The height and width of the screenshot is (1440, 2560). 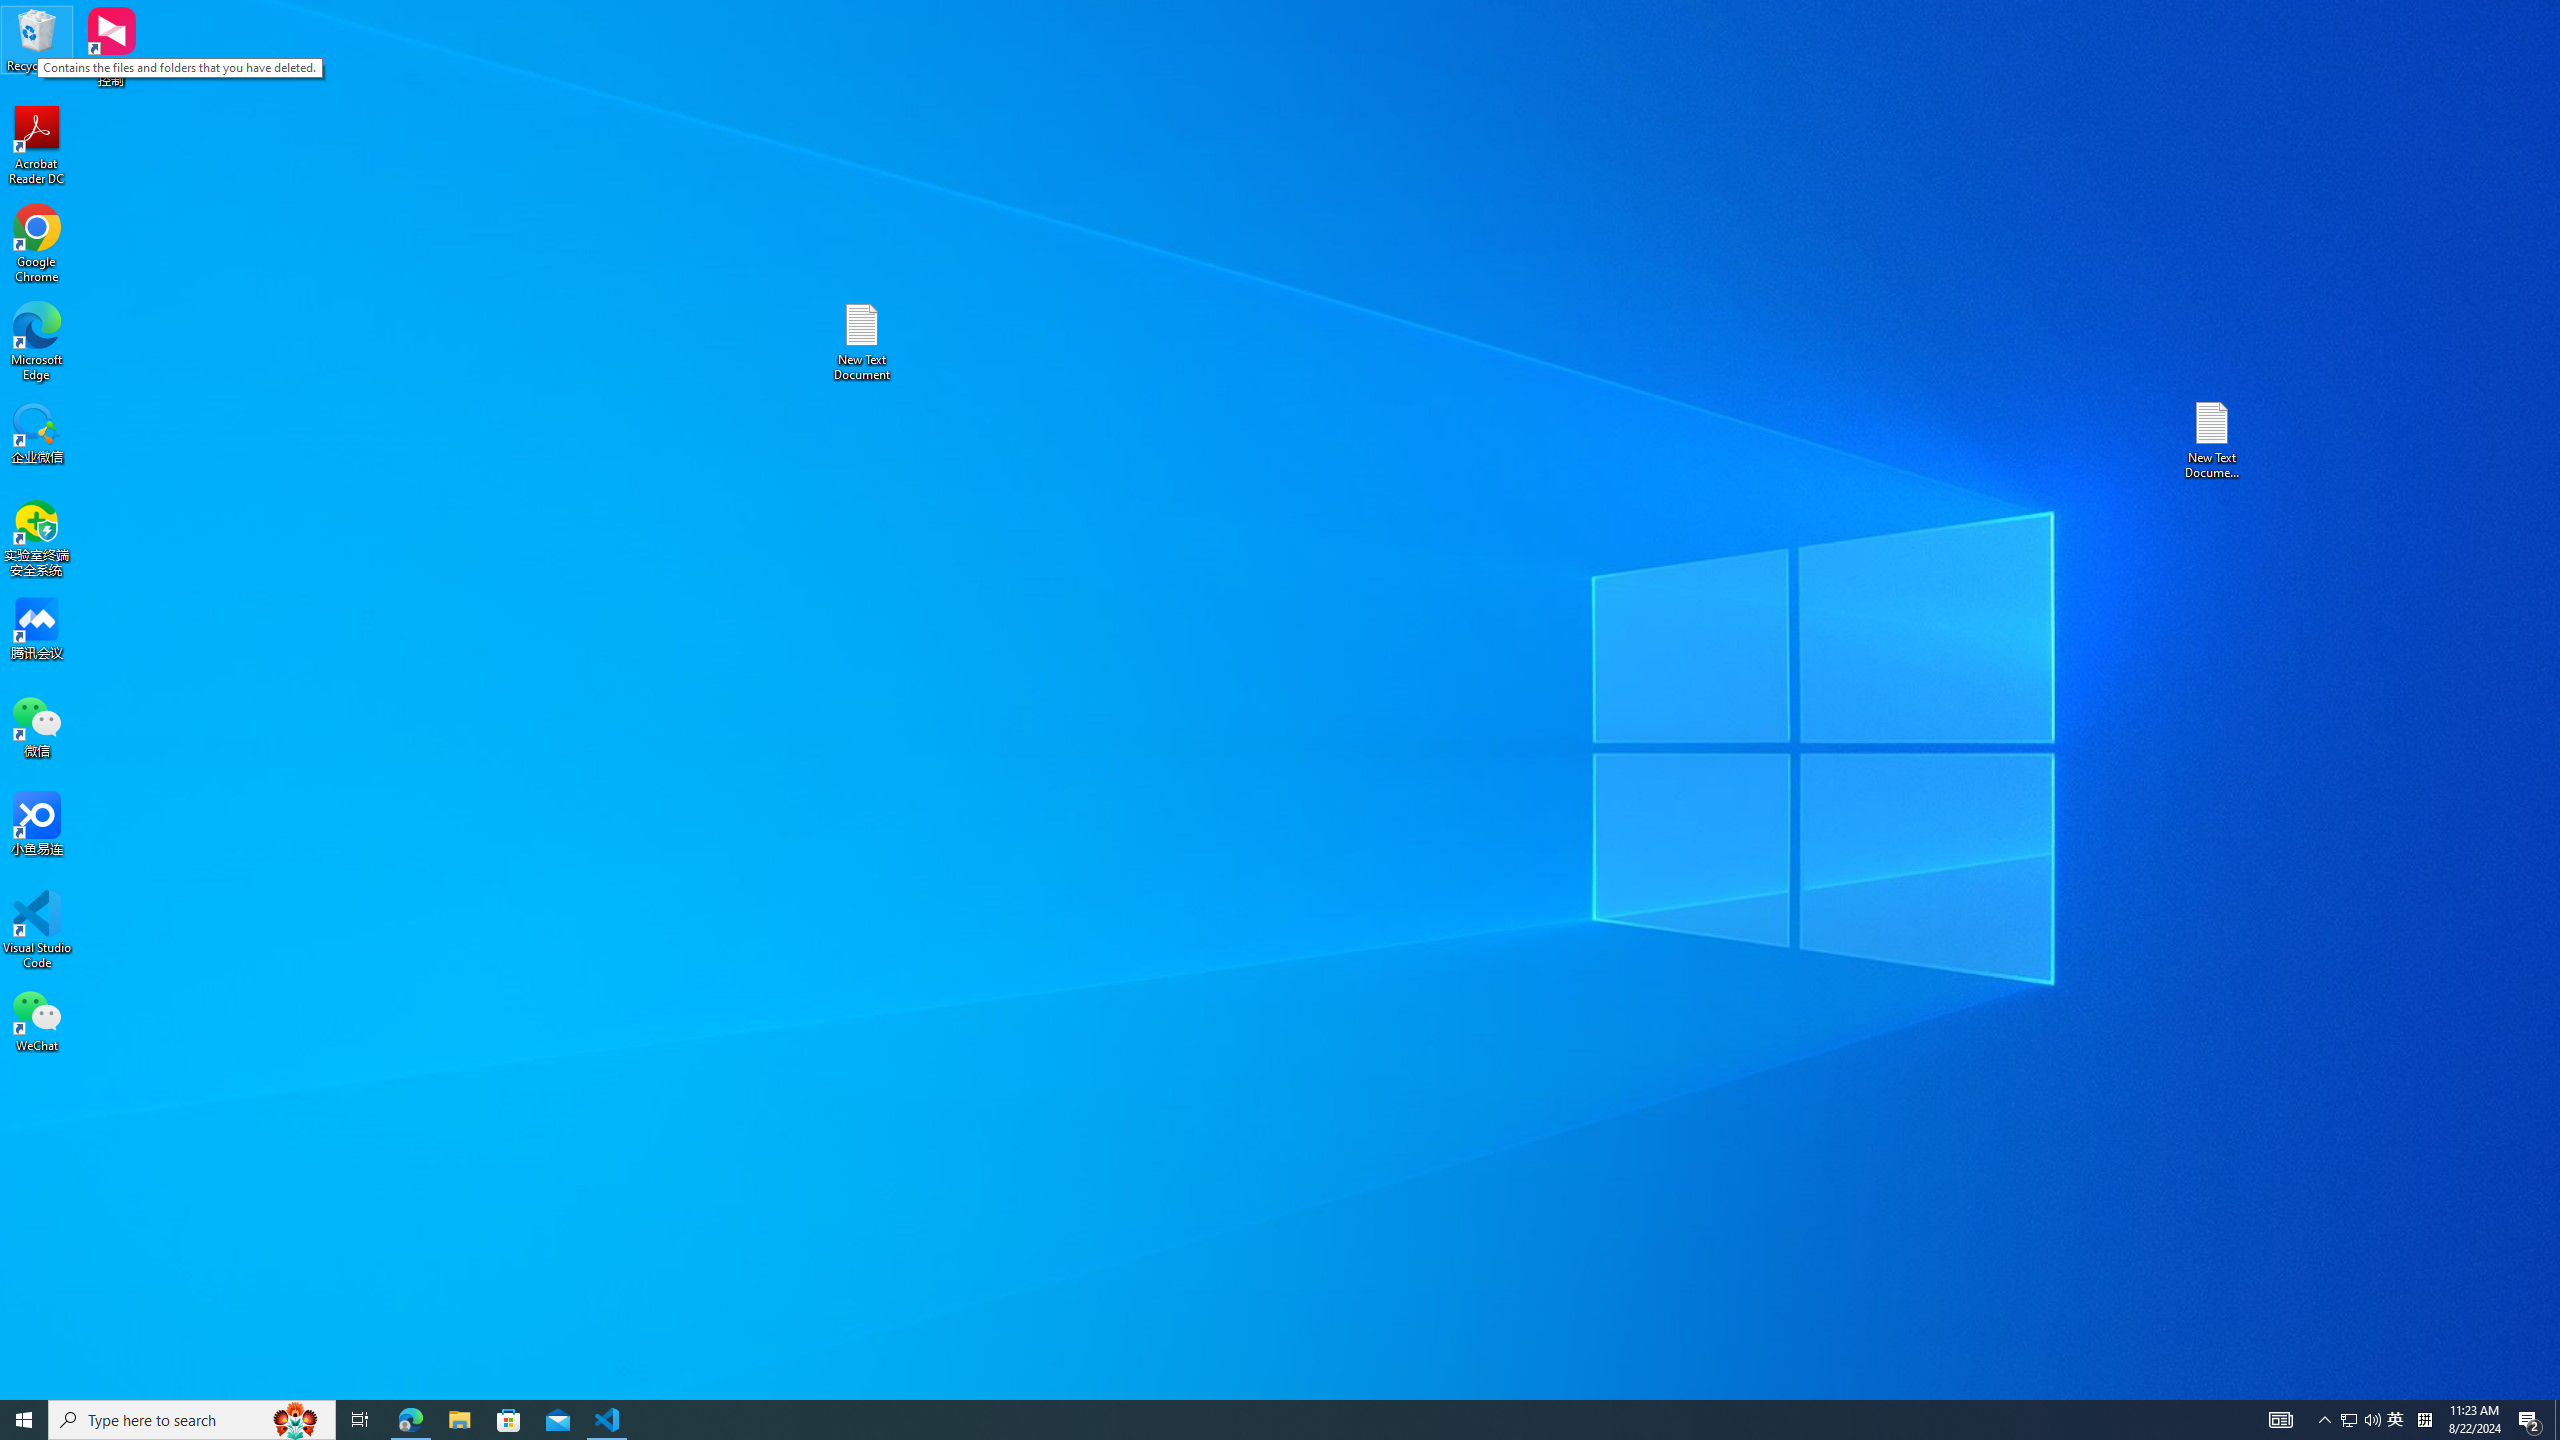 What do you see at coordinates (24, 1418) in the screenshot?
I see `'Start'` at bounding box center [24, 1418].